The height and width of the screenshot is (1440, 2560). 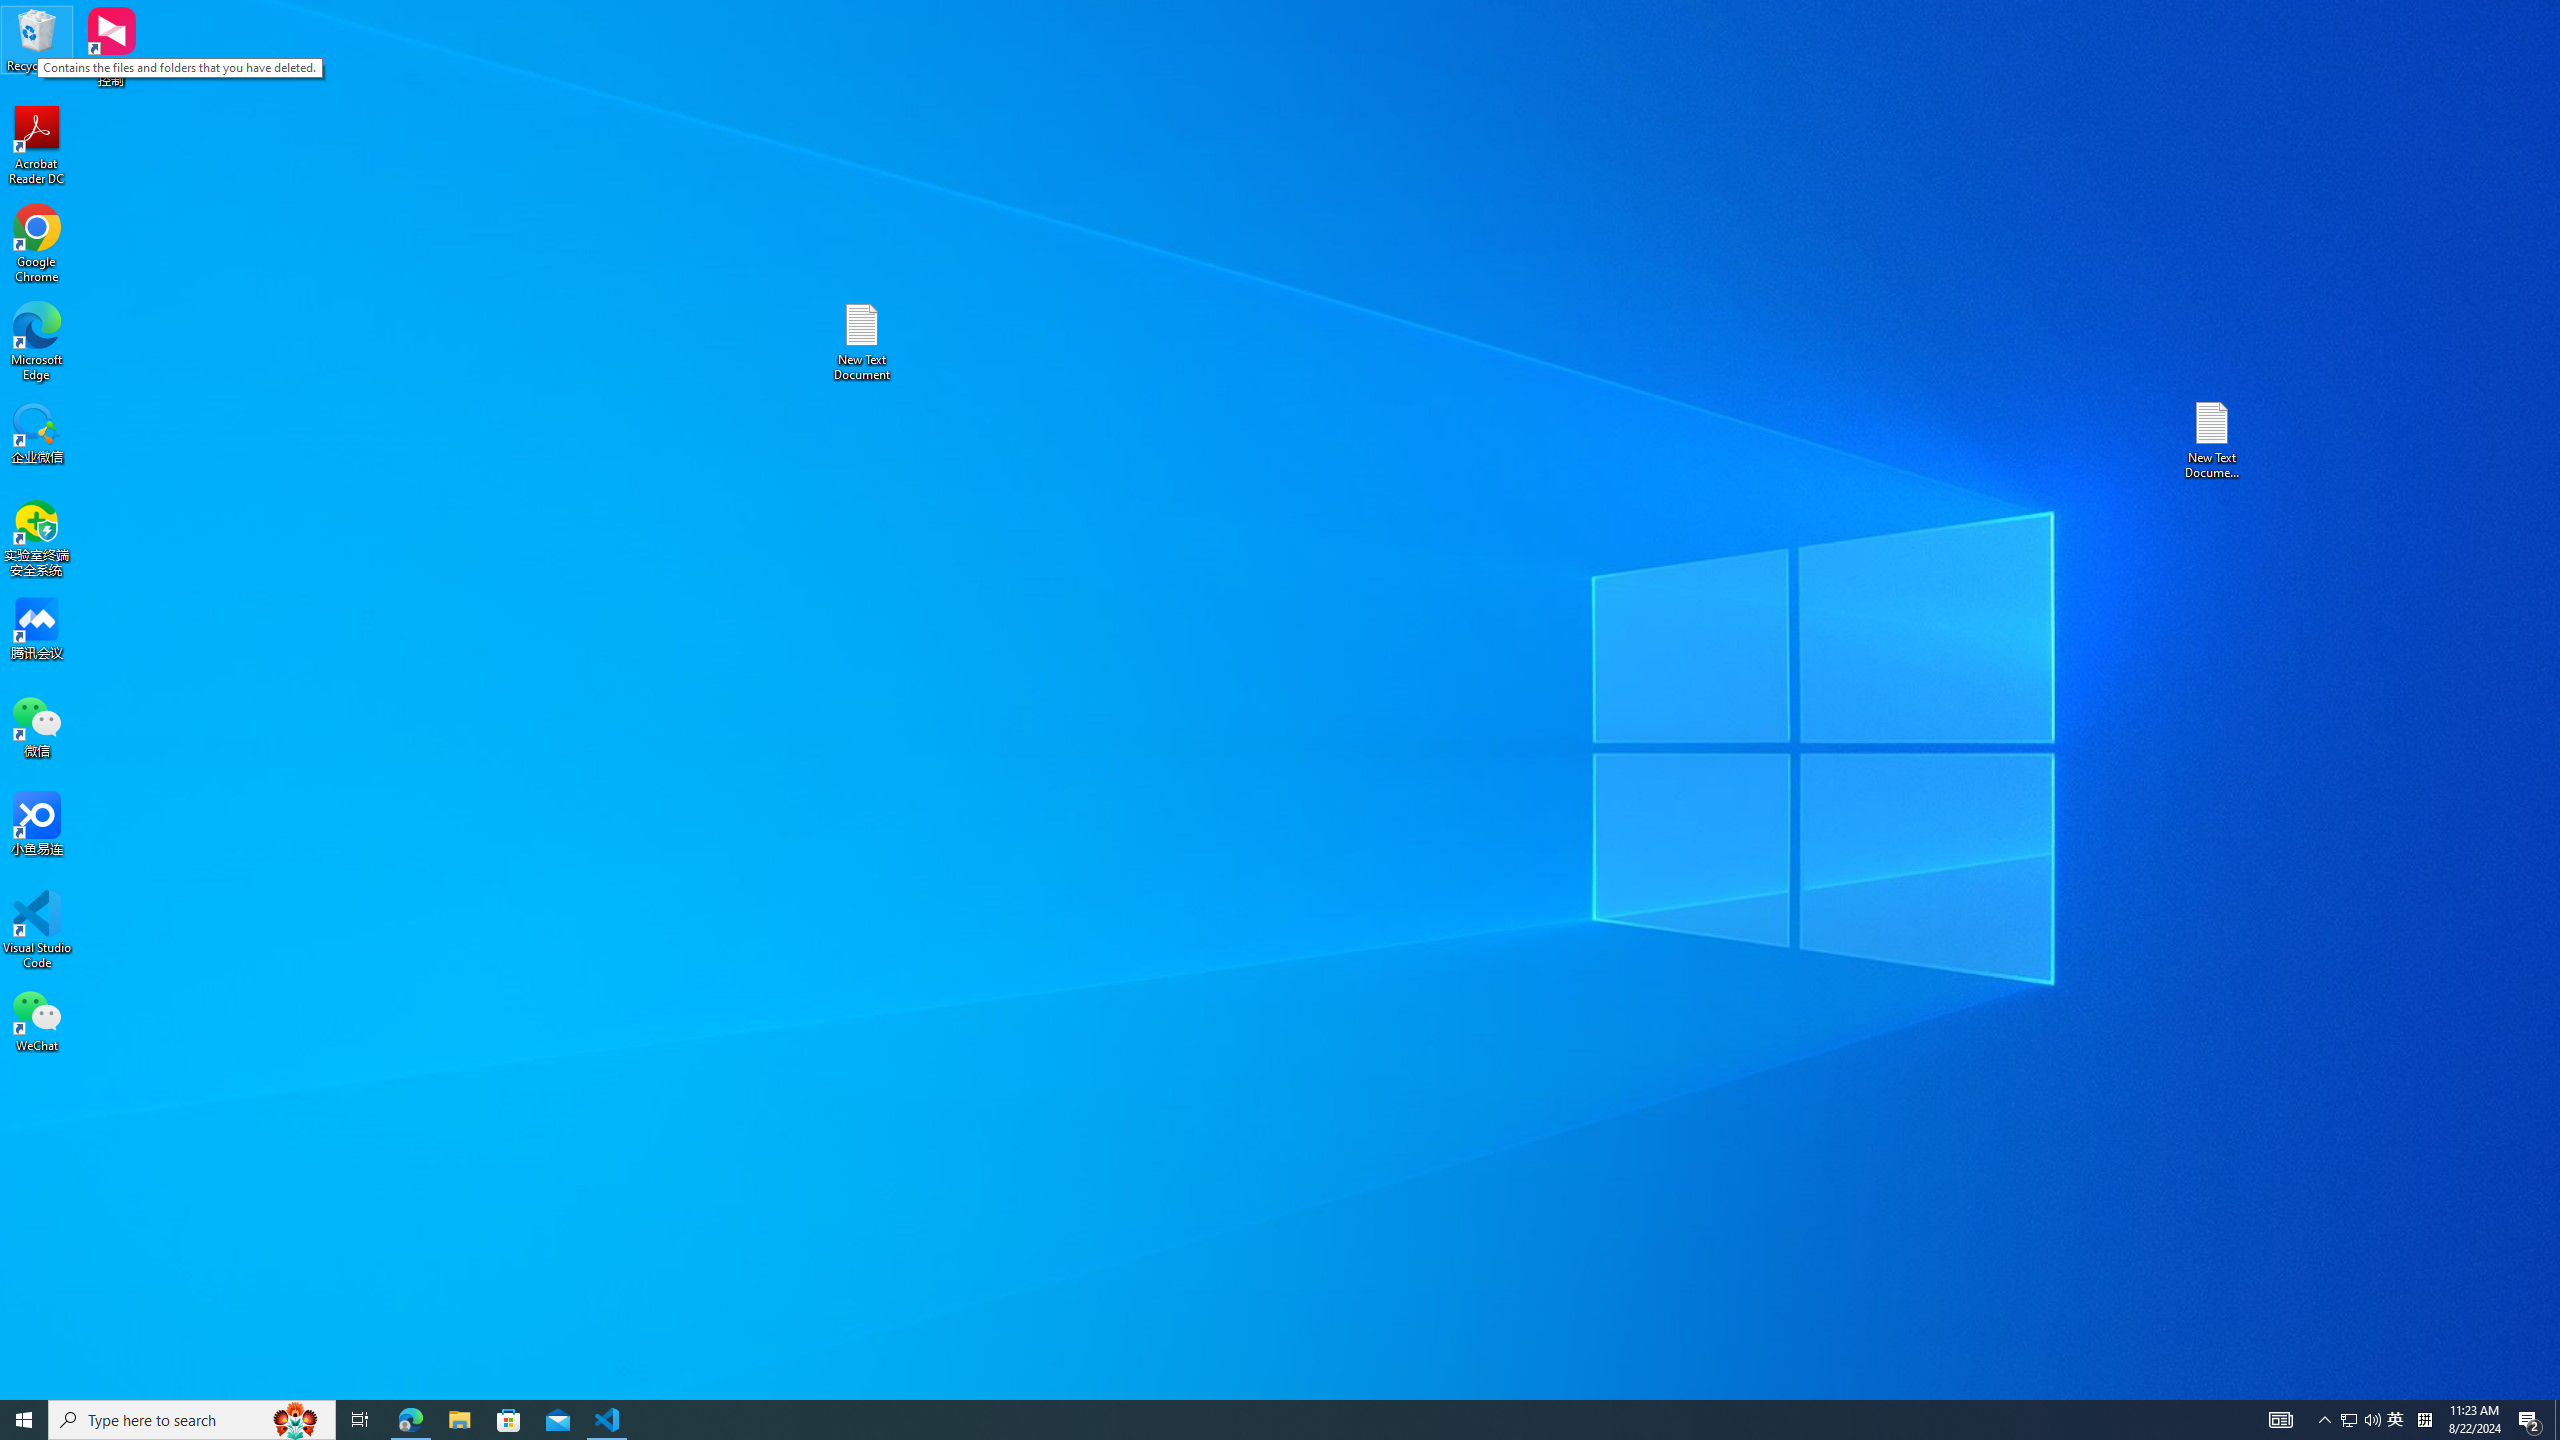 What do you see at coordinates (24, 1418) in the screenshot?
I see `'Start'` at bounding box center [24, 1418].